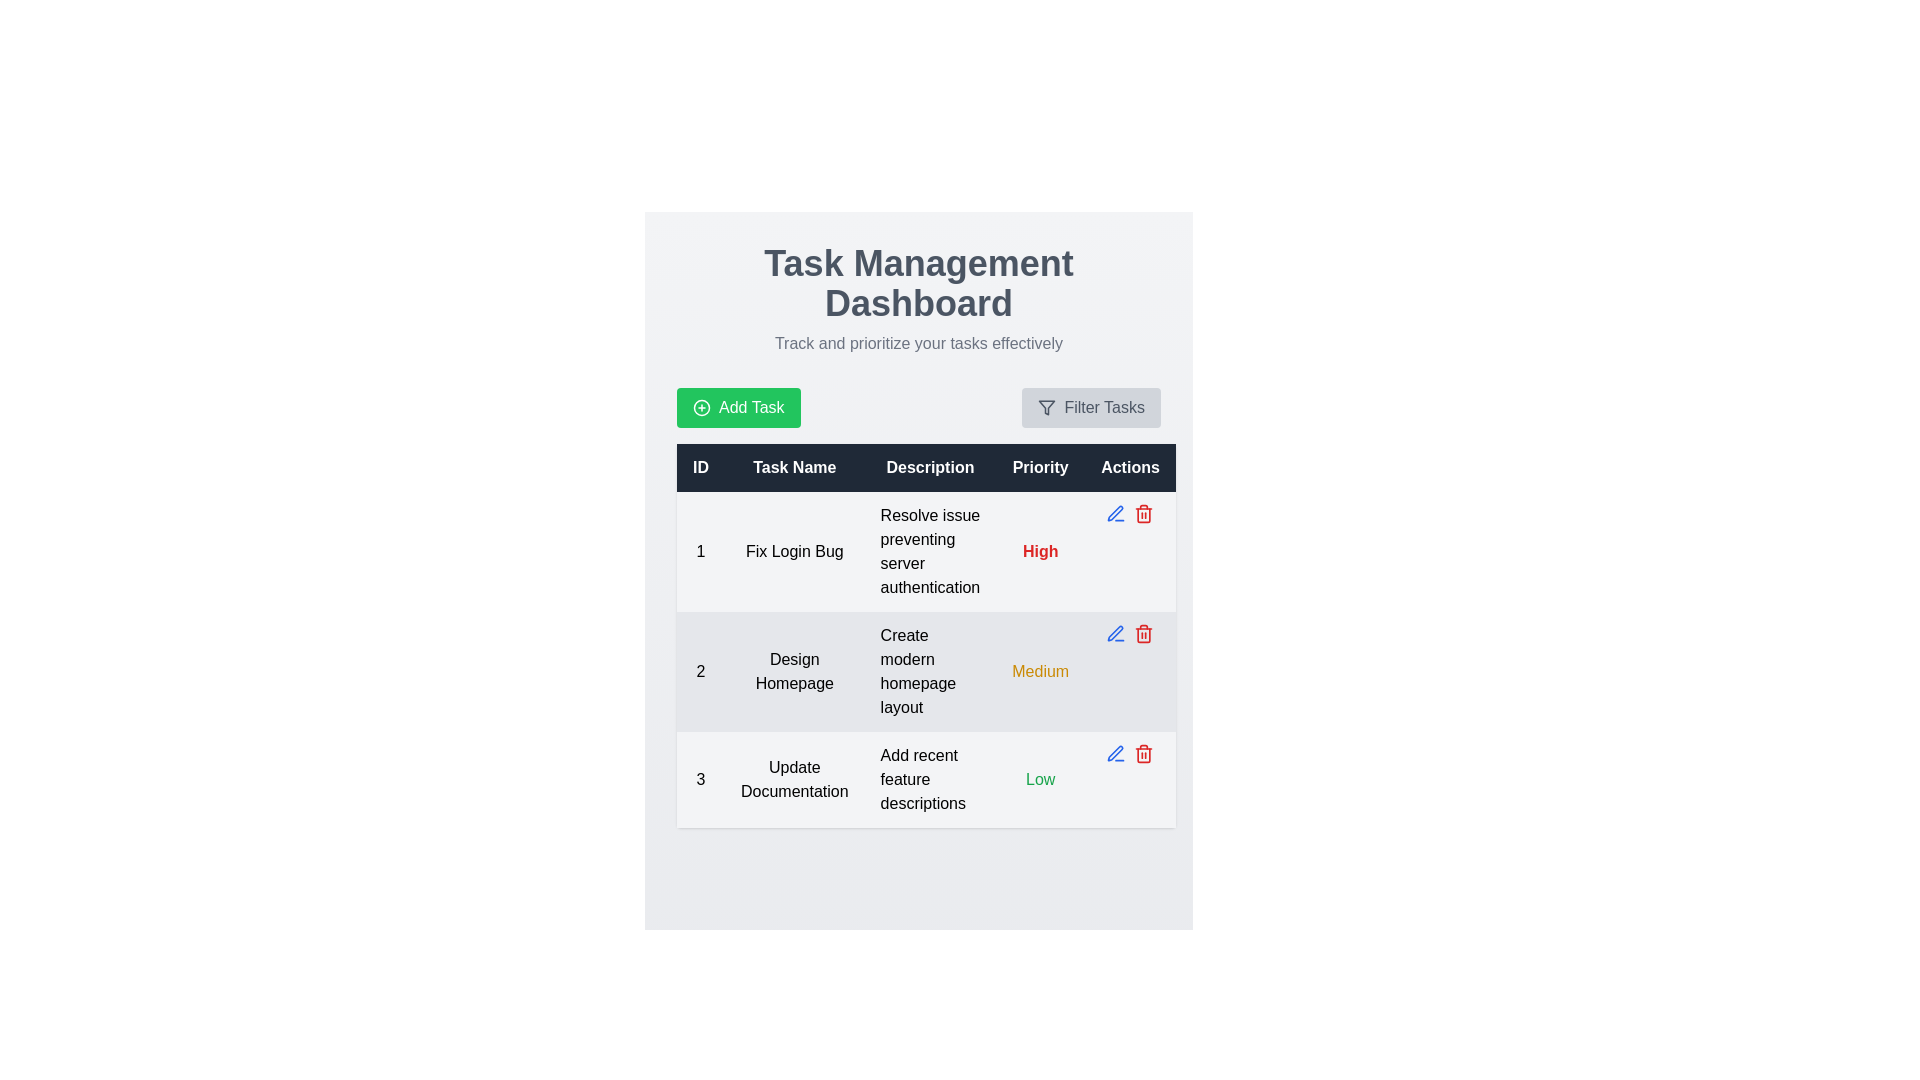  What do you see at coordinates (1130, 467) in the screenshot?
I see `the Static Text Header labeled 'Actions', which is the fifth header cell in the table and is styled in bold white font on a dark background` at bounding box center [1130, 467].